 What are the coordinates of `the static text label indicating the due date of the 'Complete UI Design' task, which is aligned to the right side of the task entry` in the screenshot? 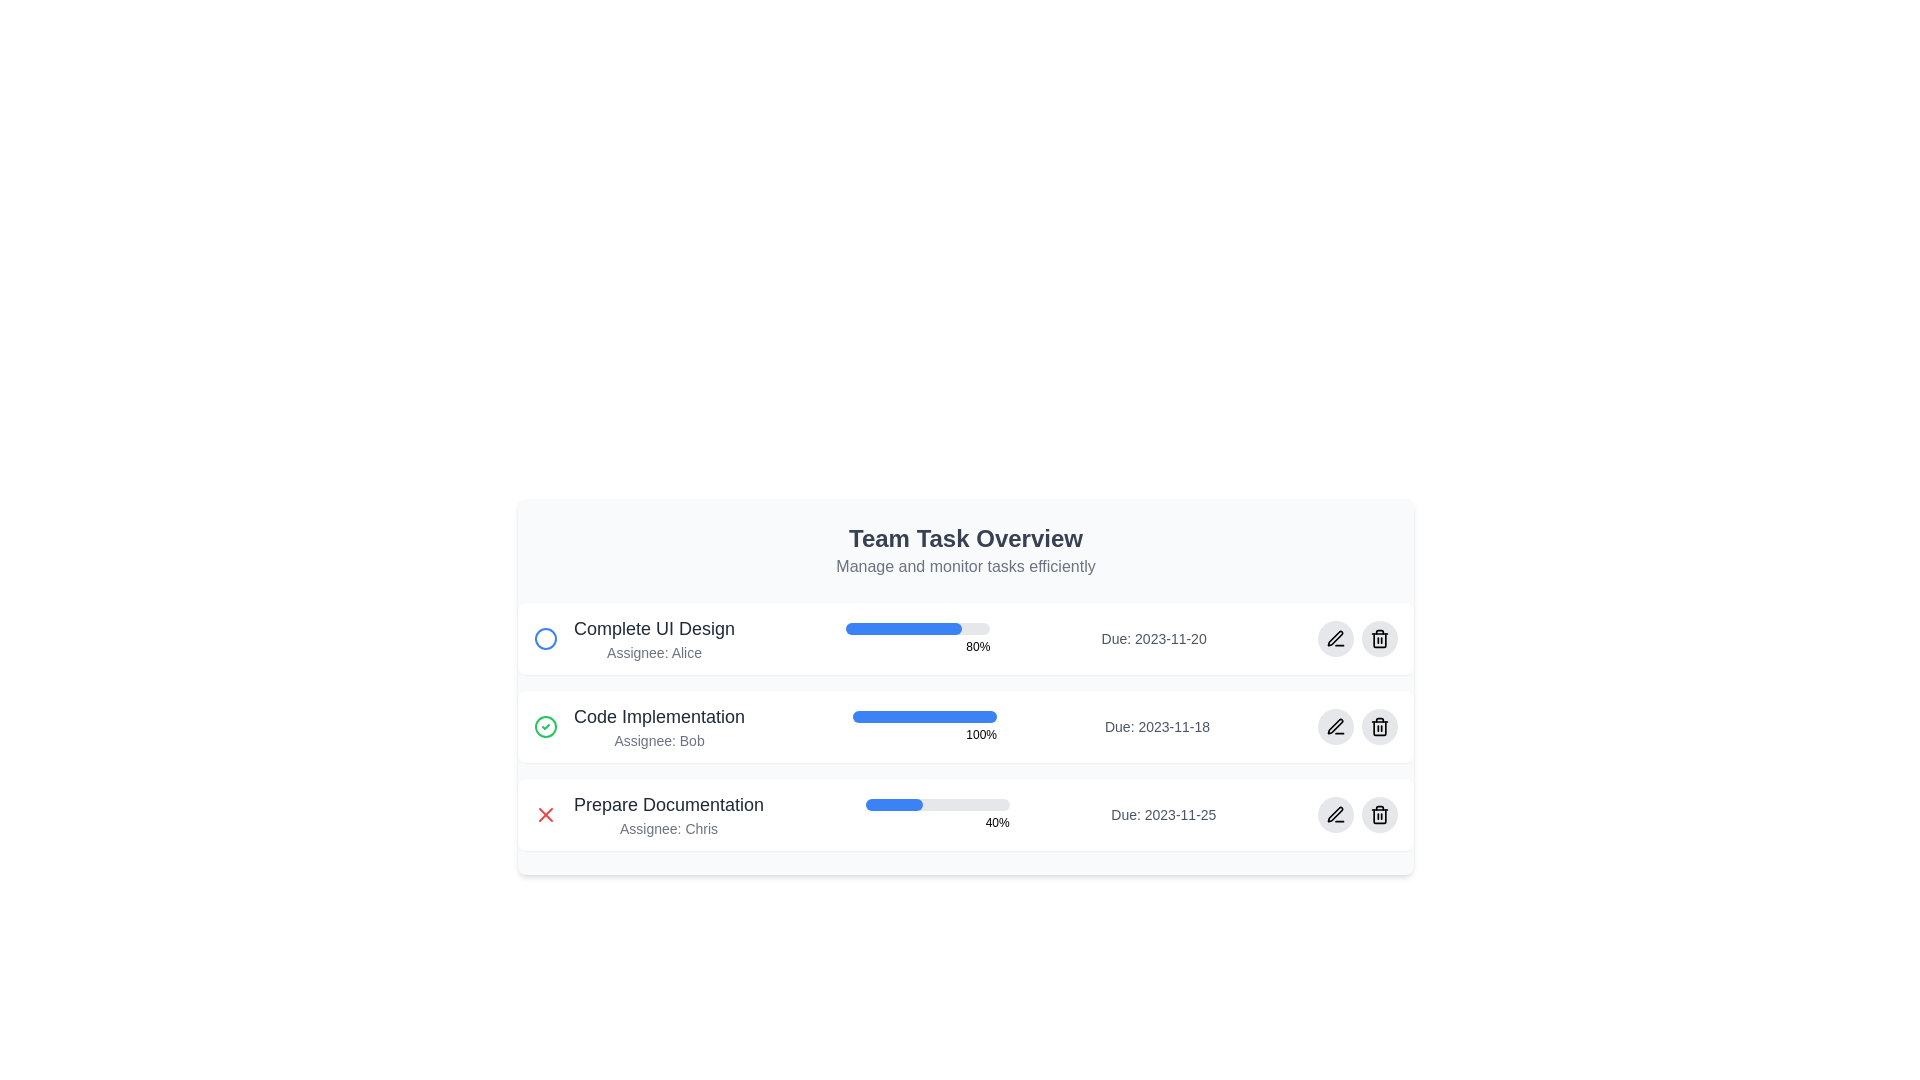 It's located at (1154, 639).